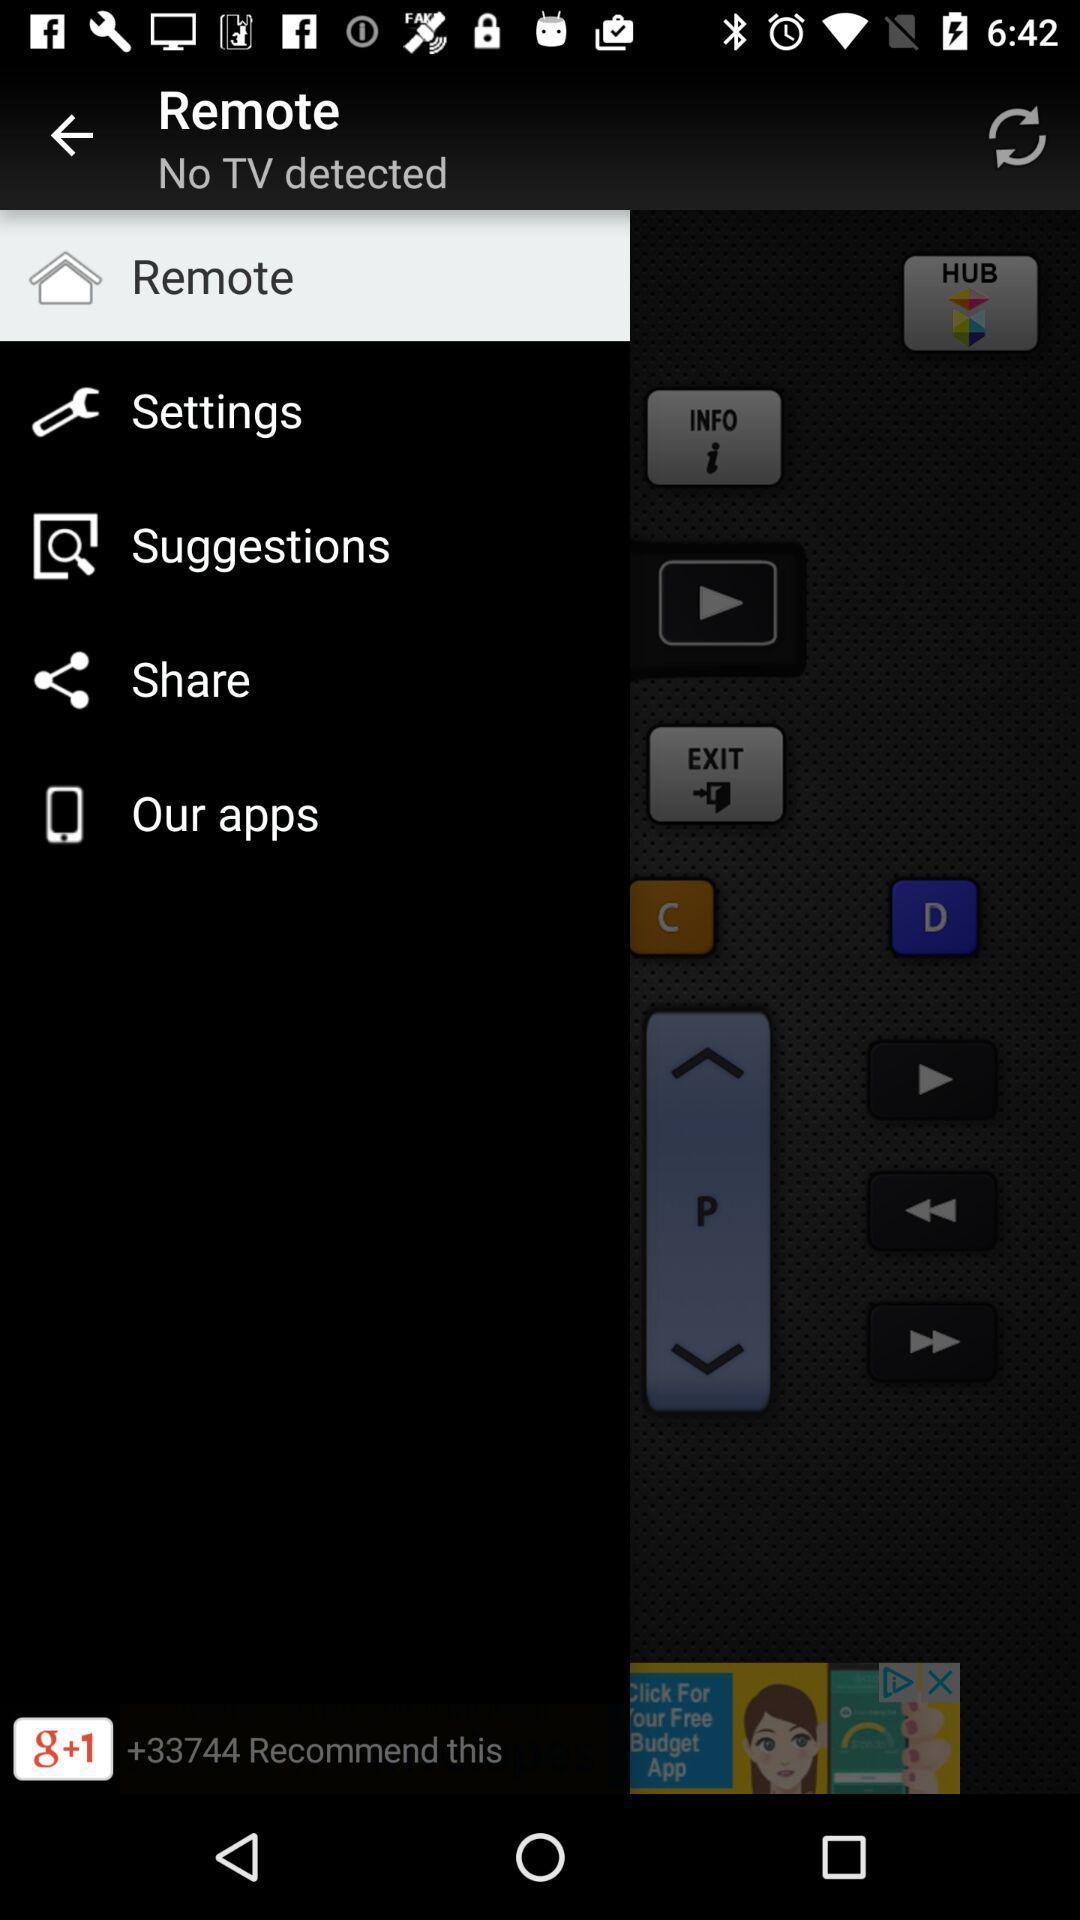 Image resolution: width=1080 pixels, height=1920 pixels. What do you see at coordinates (707, 1359) in the screenshot?
I see `the expand_more icon` at bounding box center [707, 1359].